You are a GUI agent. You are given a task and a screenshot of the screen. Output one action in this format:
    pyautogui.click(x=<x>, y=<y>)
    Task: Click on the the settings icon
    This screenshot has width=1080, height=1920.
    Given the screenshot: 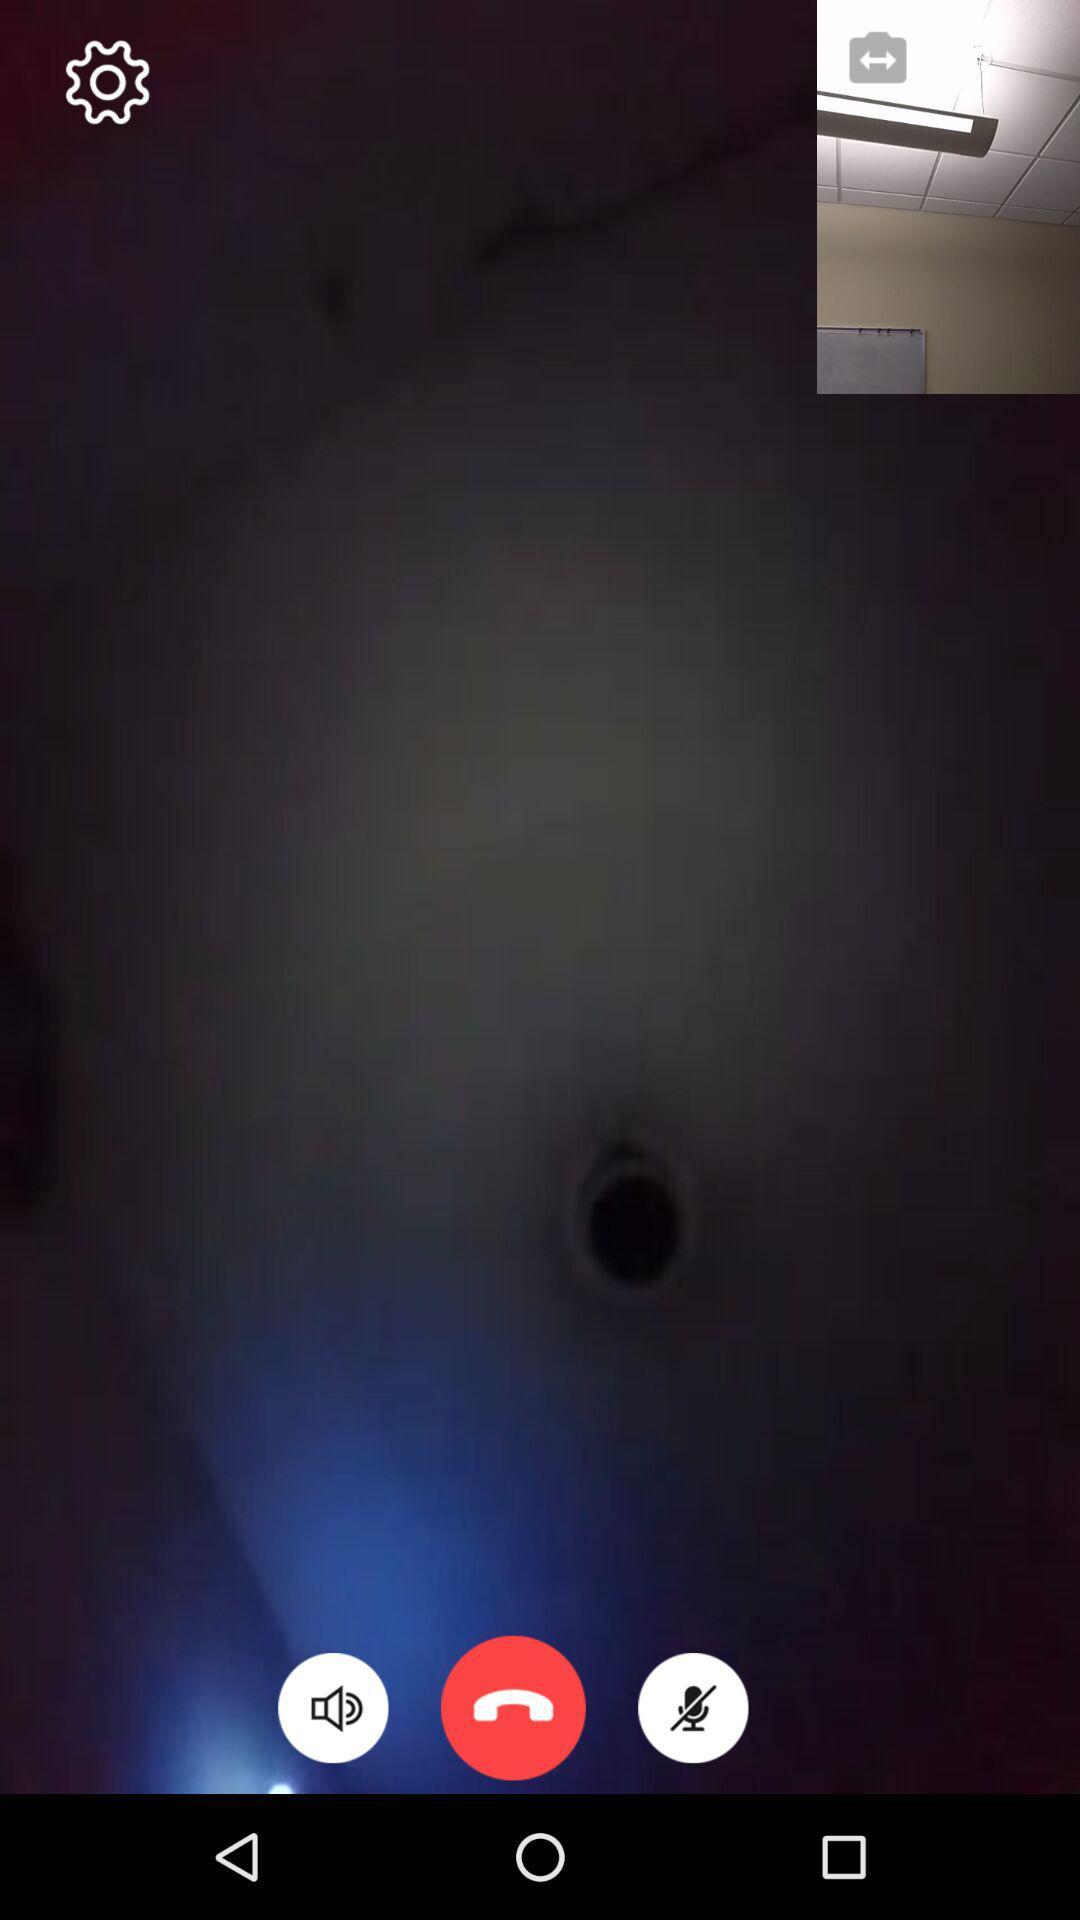 What is the action you would take?
    pyautogui.click(x=107, y=80)
    